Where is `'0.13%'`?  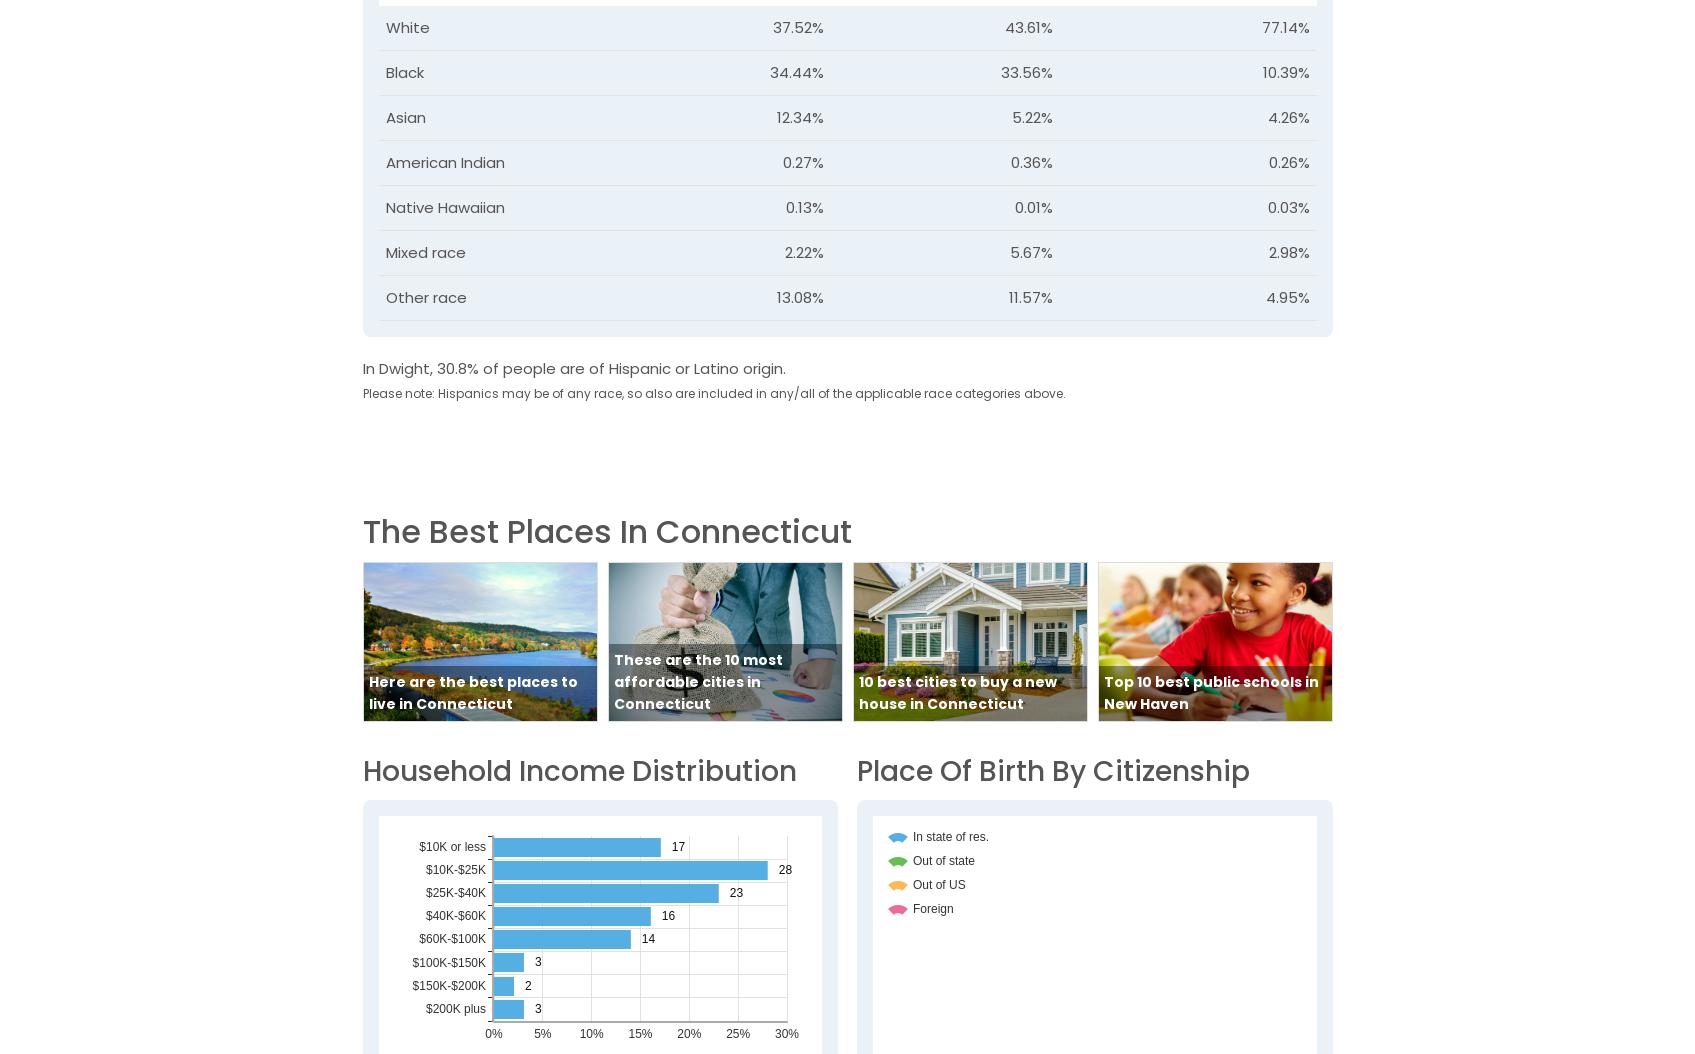
'0.13%' is located at coordinates (784, 205).